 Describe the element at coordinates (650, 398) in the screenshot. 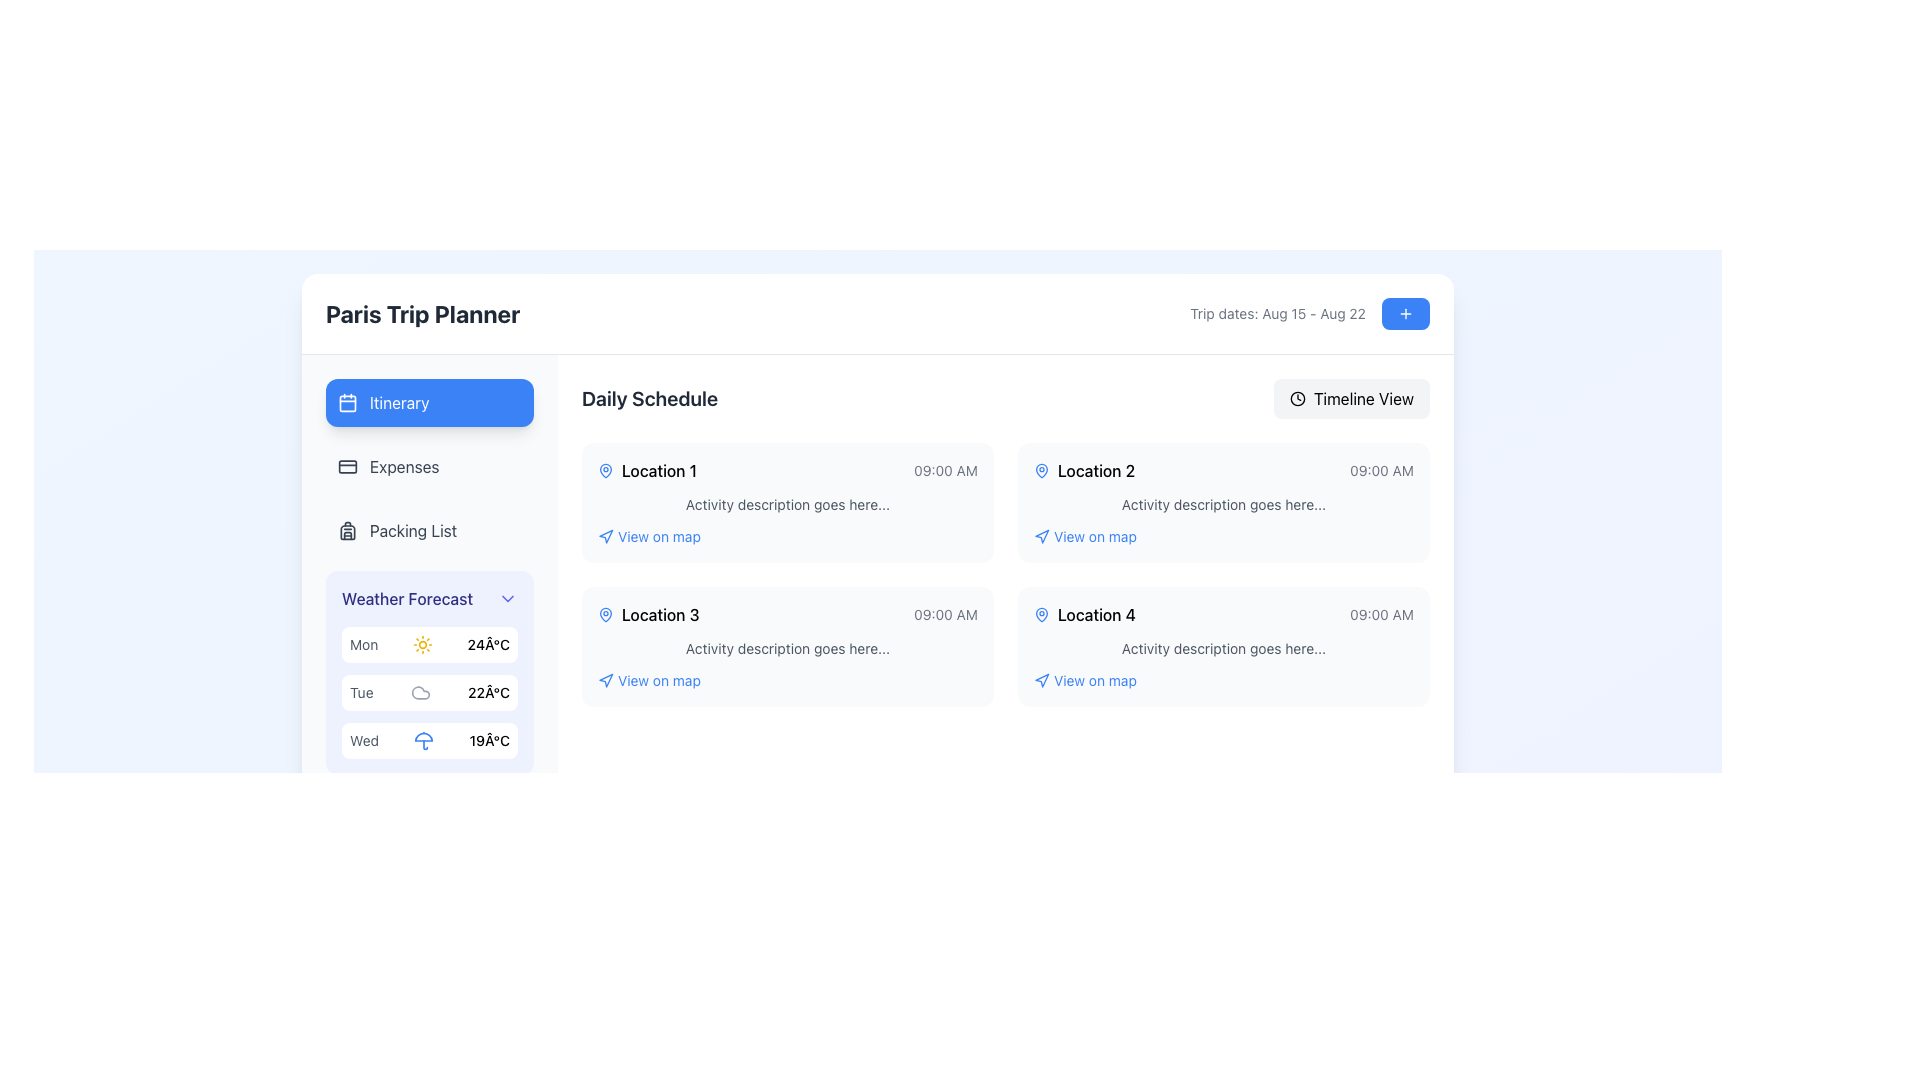

I see `the text label 'Daily Schedule' in bold font located in the header section of the dashboard to copy its text` at that location.